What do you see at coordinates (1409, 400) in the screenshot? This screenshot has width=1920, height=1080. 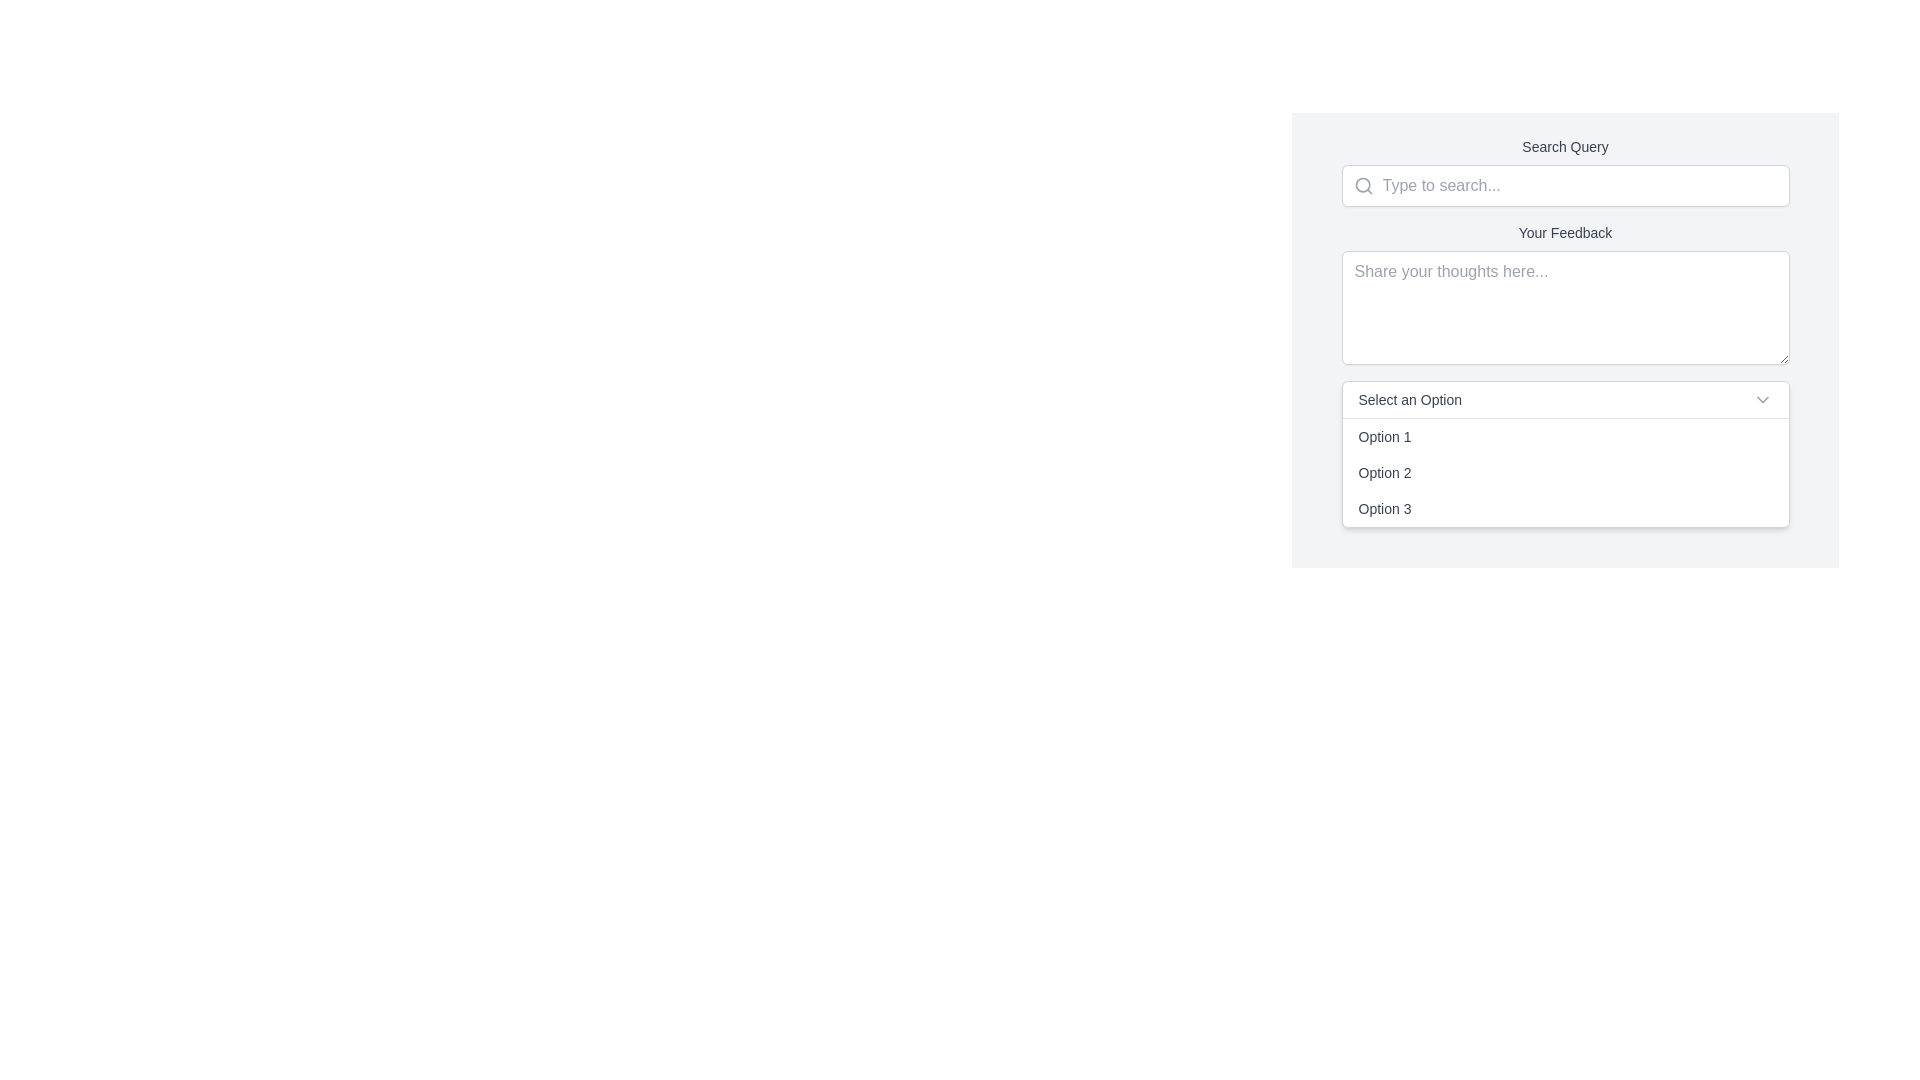 I see `the static text label that serves as a placeholder for the dropdown menu, located at the bottom right of the form interface` at bounding box center [1409, 400].